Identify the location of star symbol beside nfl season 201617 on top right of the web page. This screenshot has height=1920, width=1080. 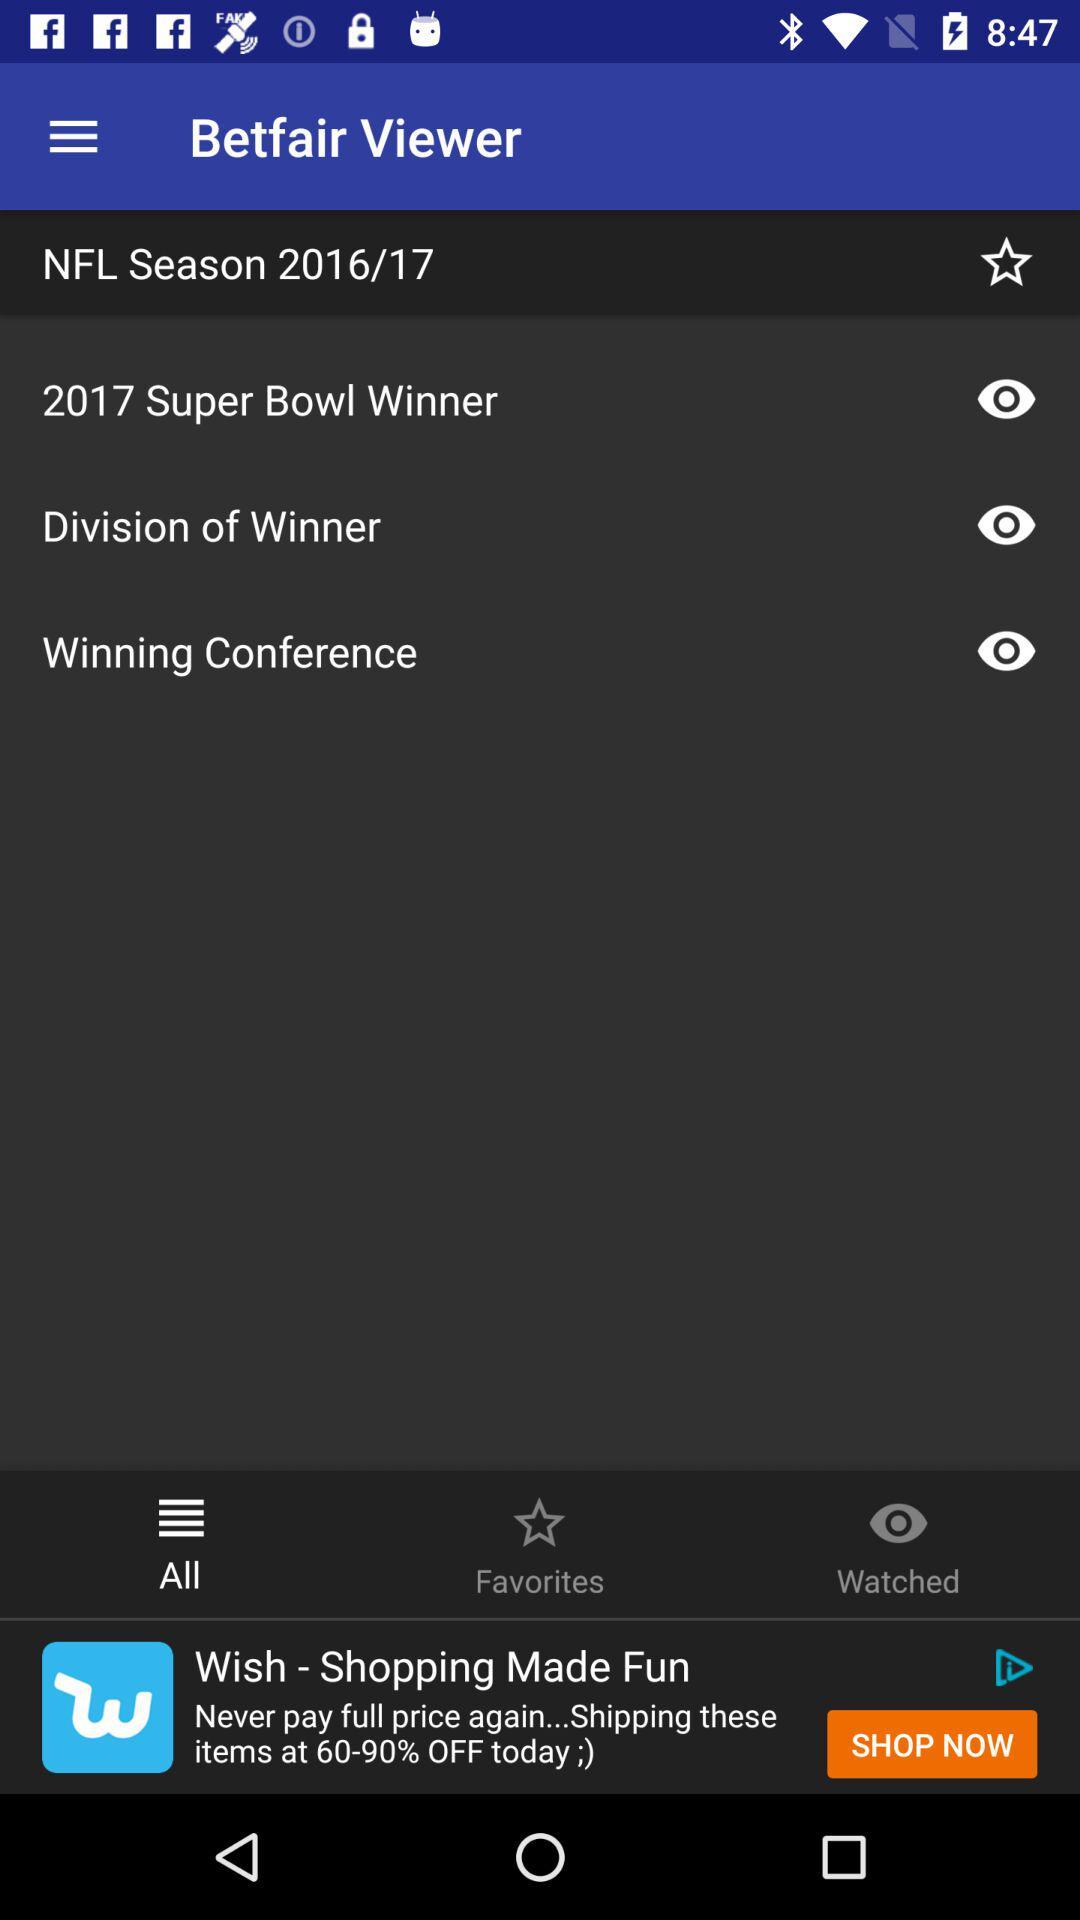
(1006, 261).